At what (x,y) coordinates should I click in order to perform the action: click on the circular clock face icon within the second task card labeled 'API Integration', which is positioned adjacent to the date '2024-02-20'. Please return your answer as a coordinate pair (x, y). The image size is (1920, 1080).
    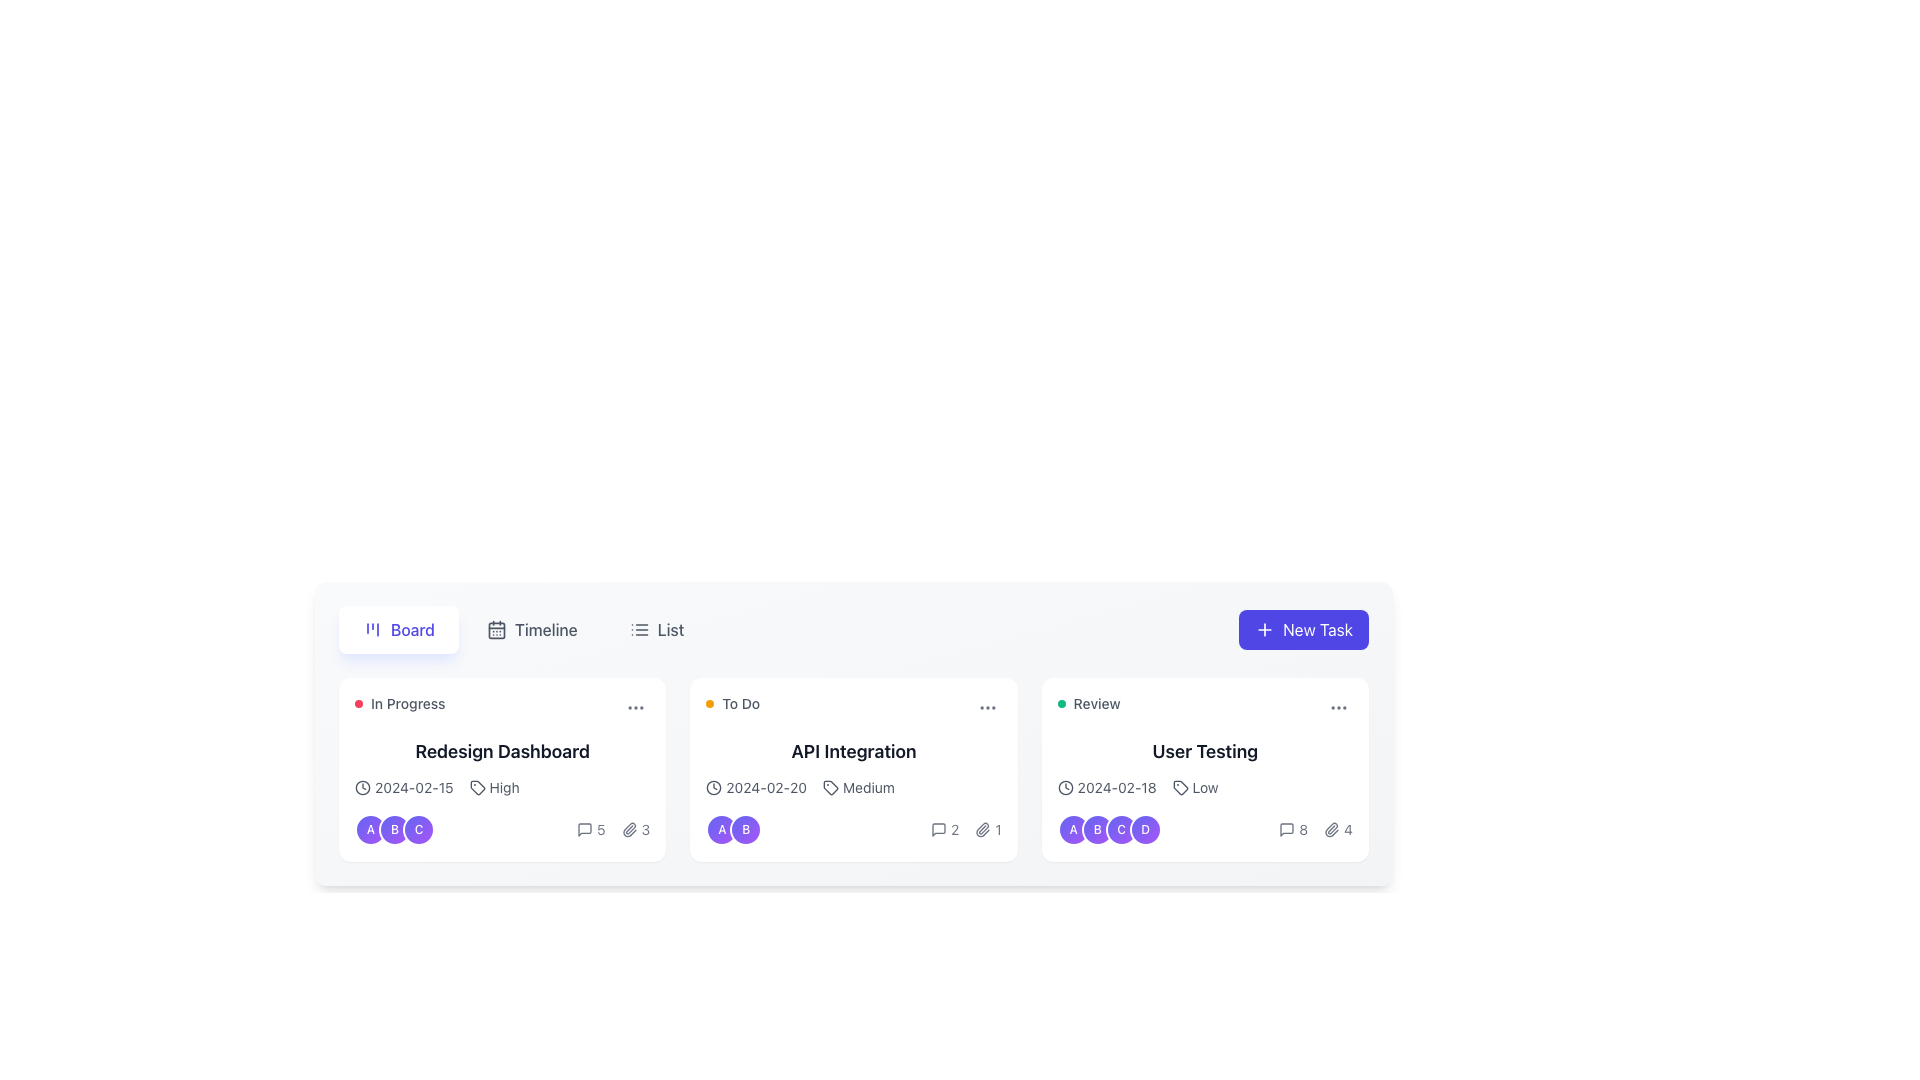
    Looking at the image, I should click on (714, 786).